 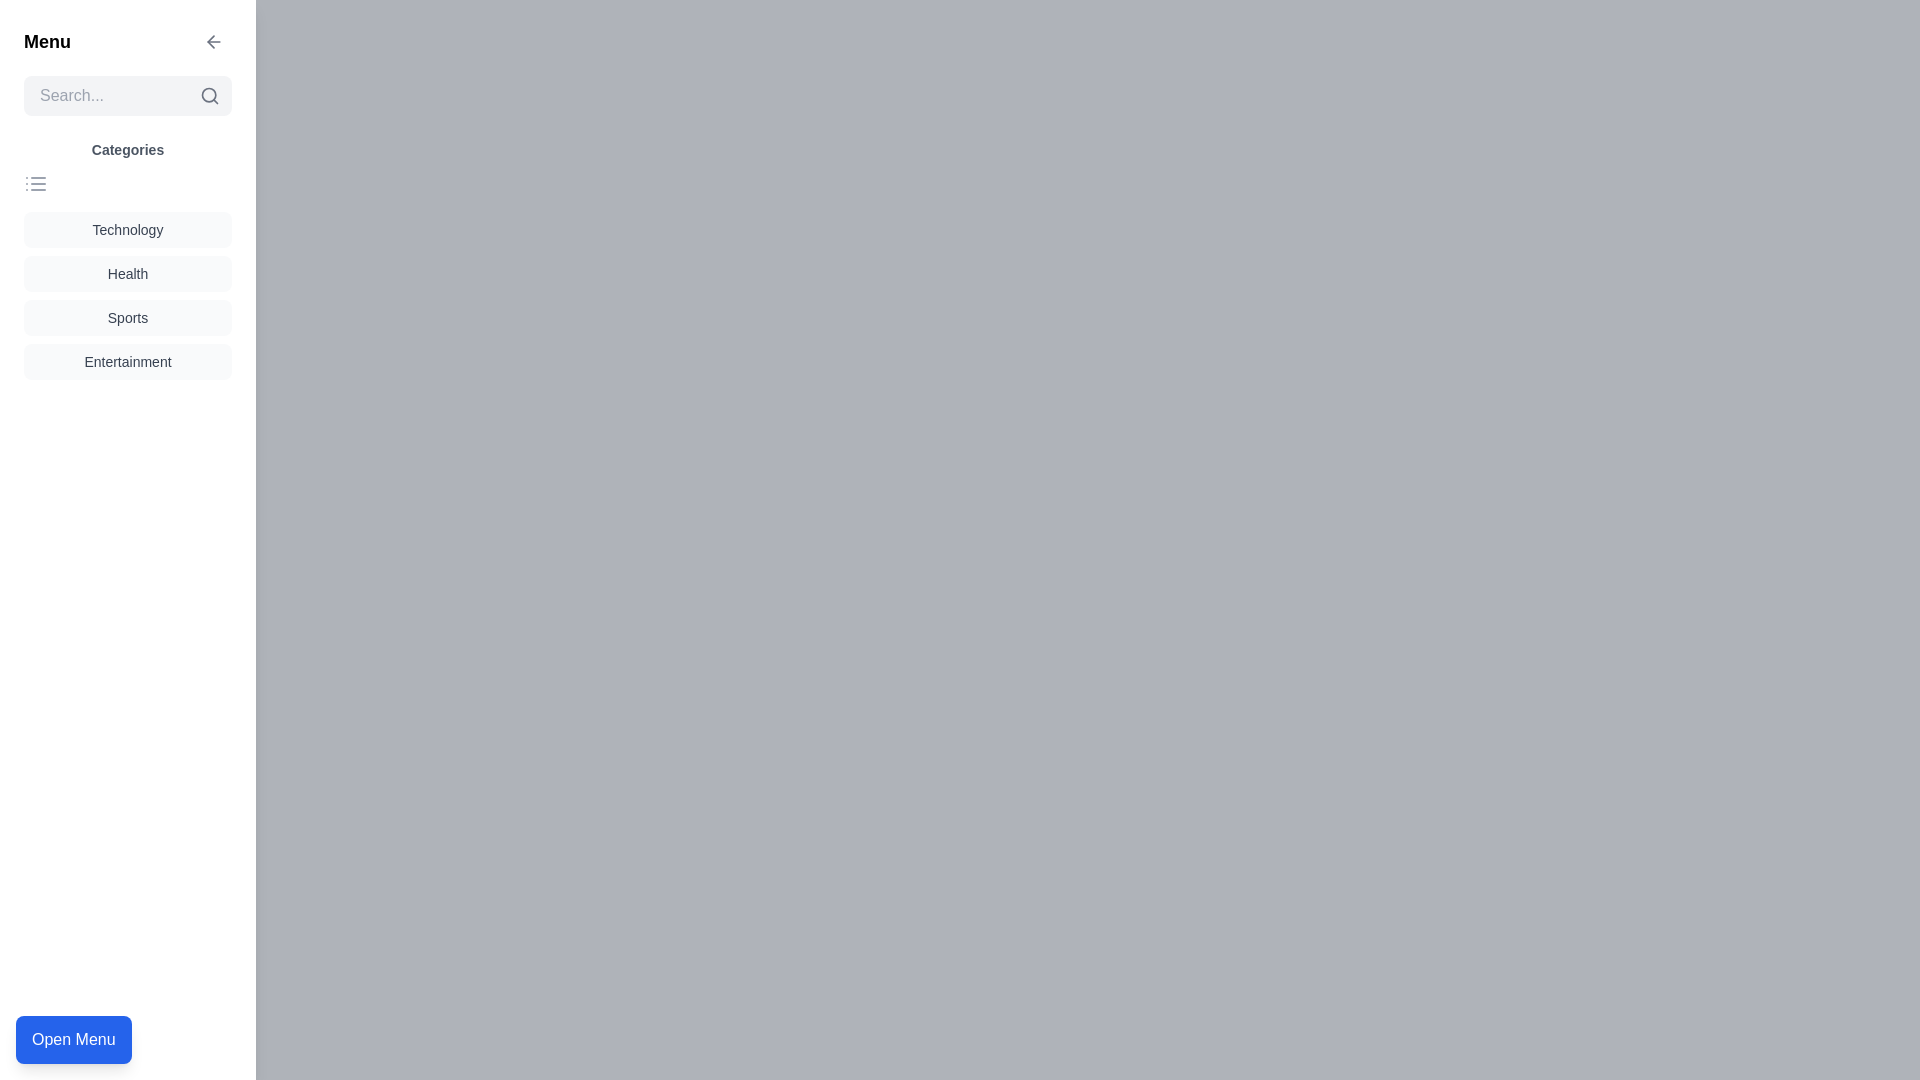 I want to click on the 'Menu' Text Label in the sidebar which serves as an informational title for the section, so click(x=47, y=42).